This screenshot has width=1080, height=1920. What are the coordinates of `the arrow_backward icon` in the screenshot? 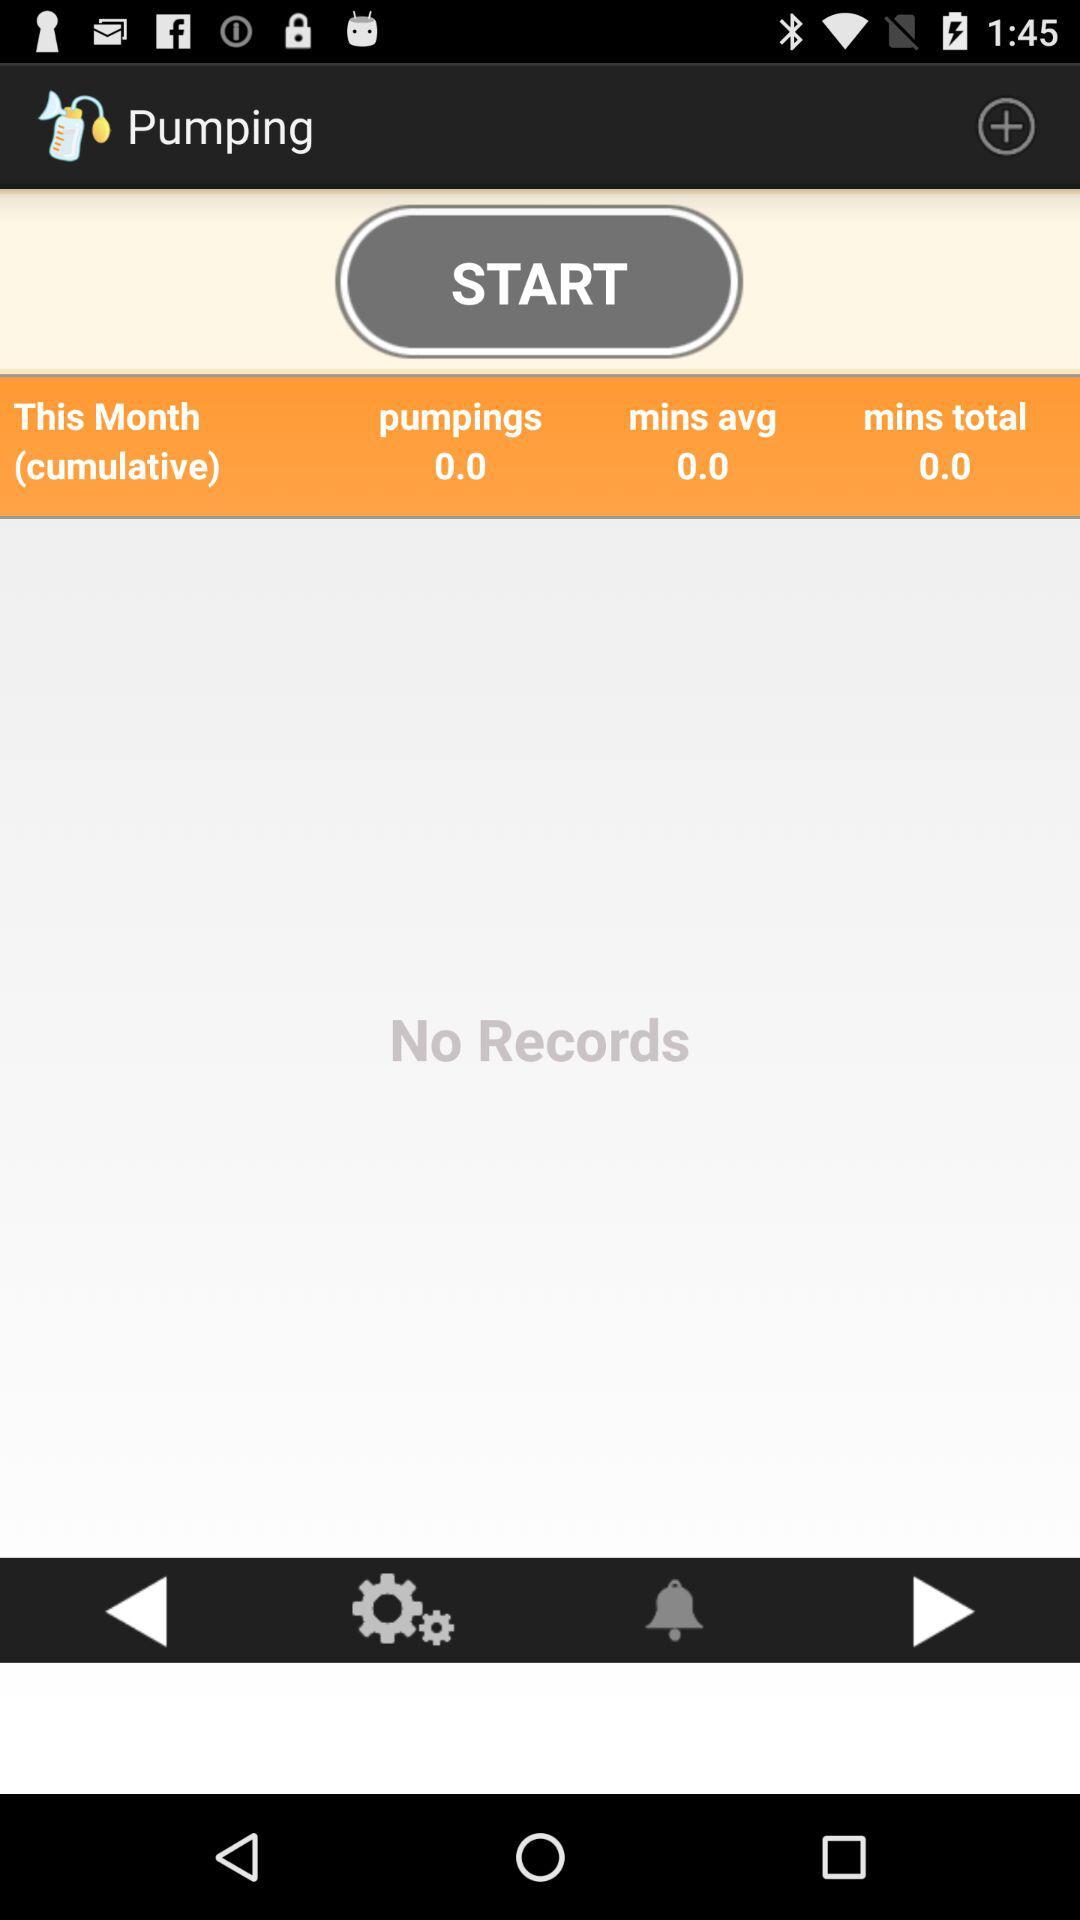 It's located at (135, 1722).